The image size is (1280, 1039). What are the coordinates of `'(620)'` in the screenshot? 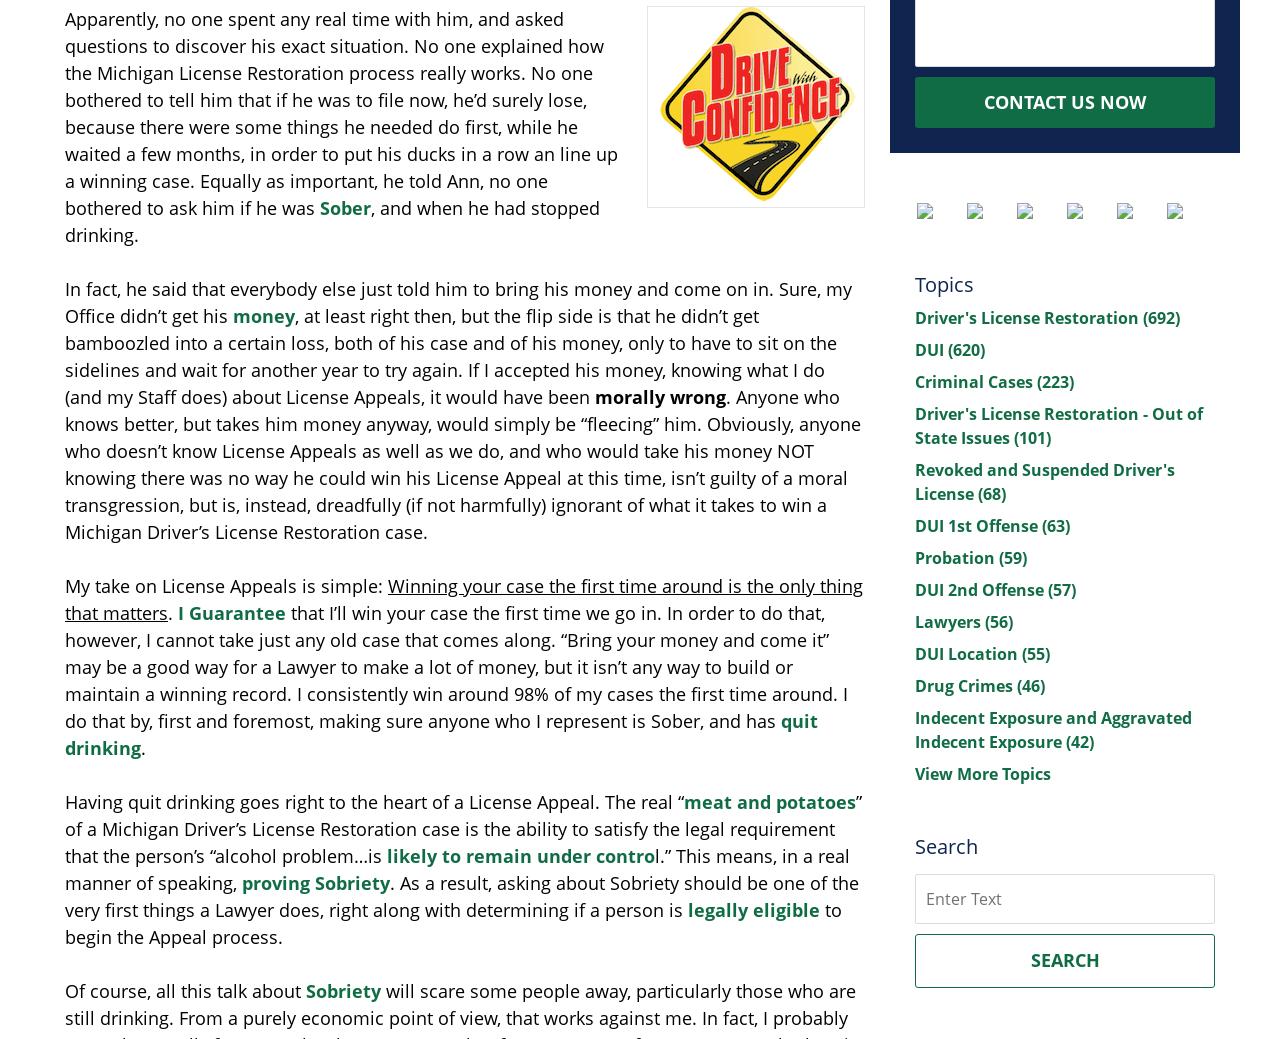 It's located at (946, 349).